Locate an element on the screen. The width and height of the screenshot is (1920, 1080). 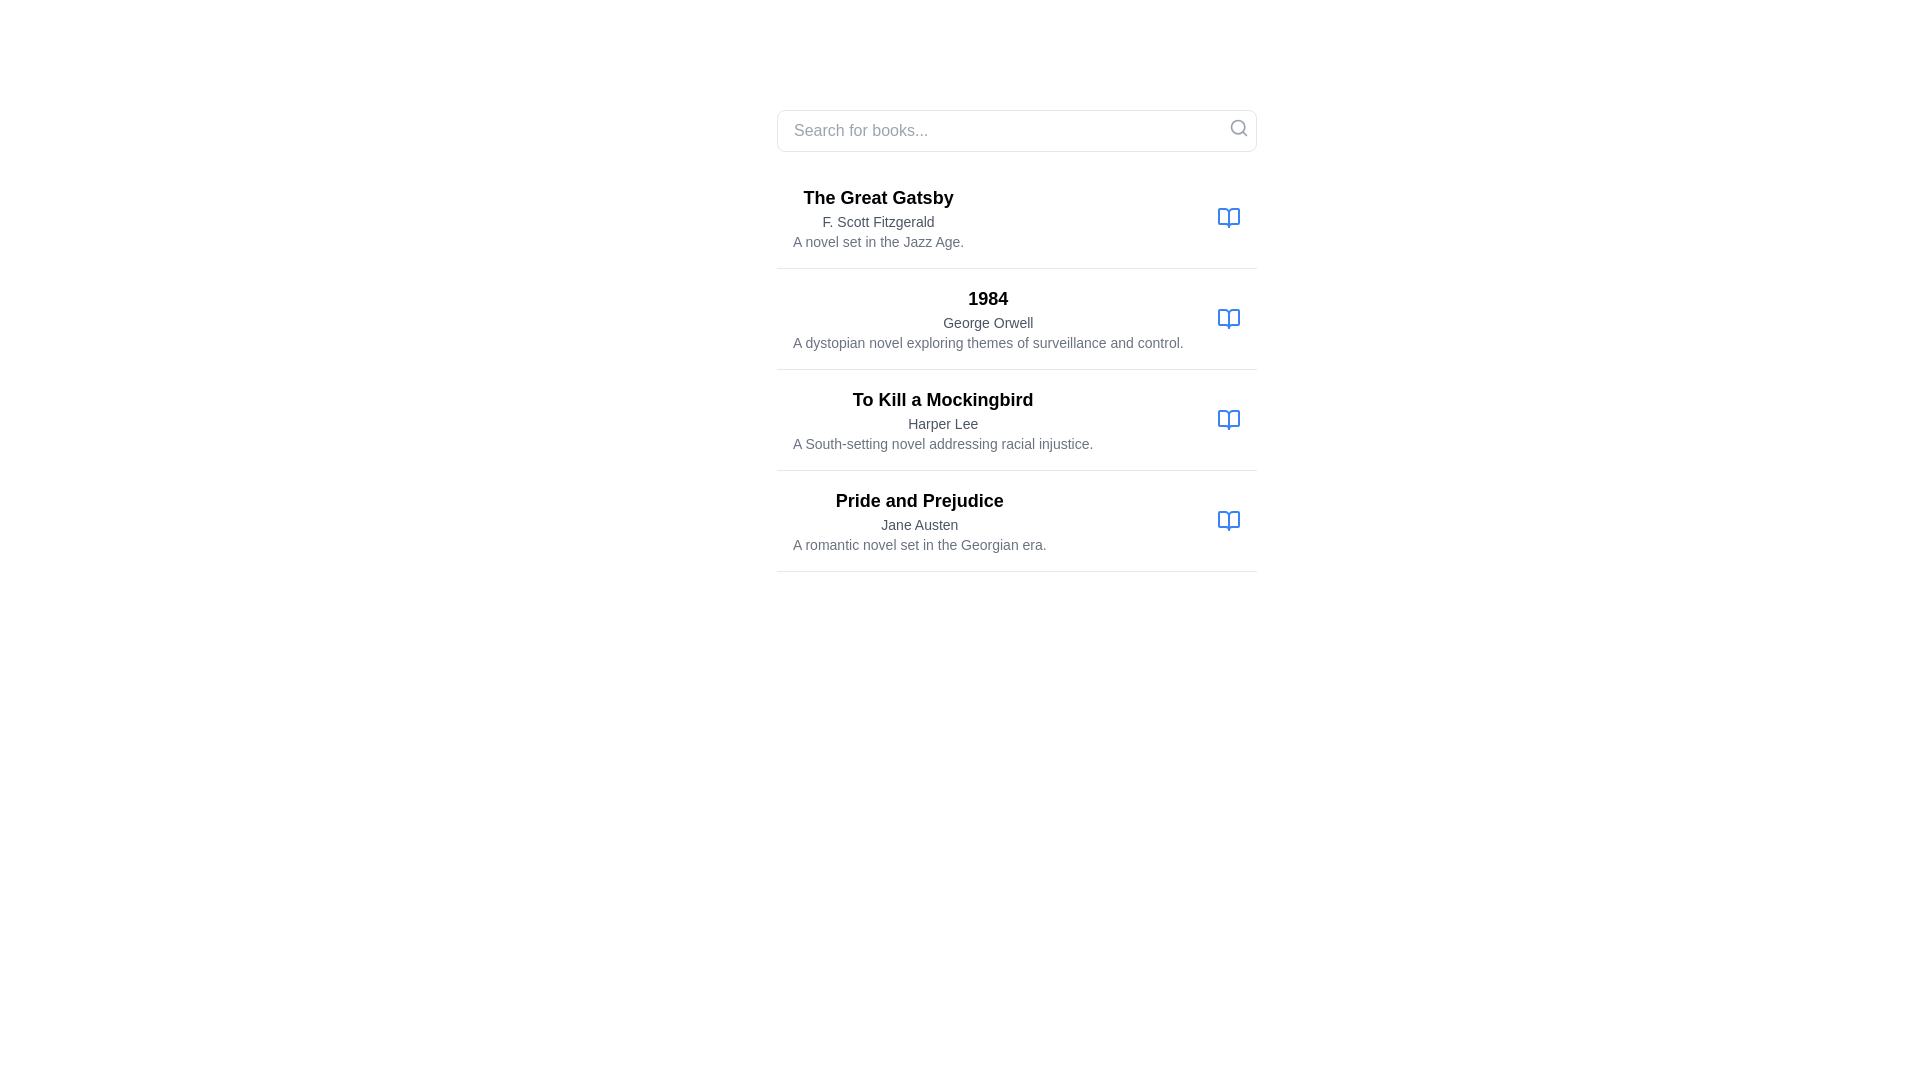
the static text displaying the author of the book 'Pride and Prejudice', which is the second element in a vertical stack of three elements is located at coordinates (918, 523).